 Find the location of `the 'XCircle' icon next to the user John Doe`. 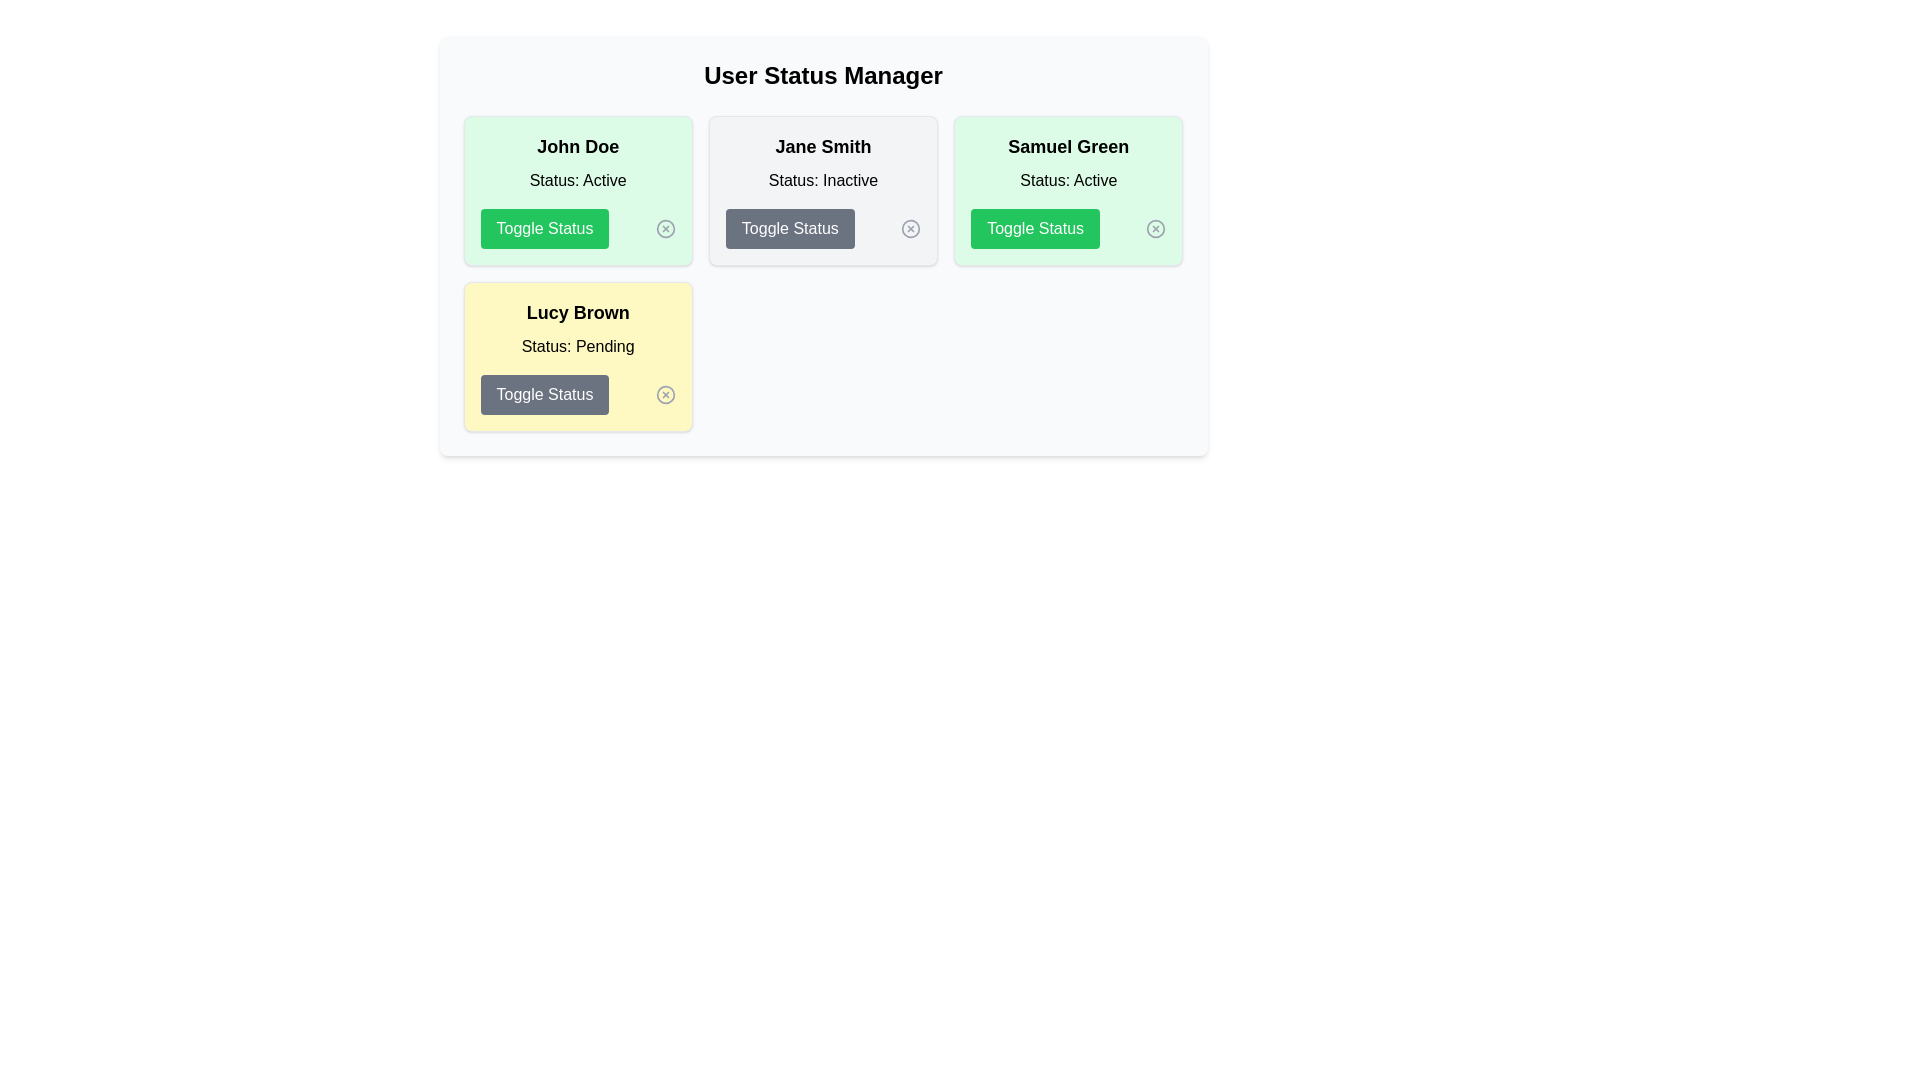

the 'XCircle' icon next to the user John Doe is located at coordinates (665, 227).